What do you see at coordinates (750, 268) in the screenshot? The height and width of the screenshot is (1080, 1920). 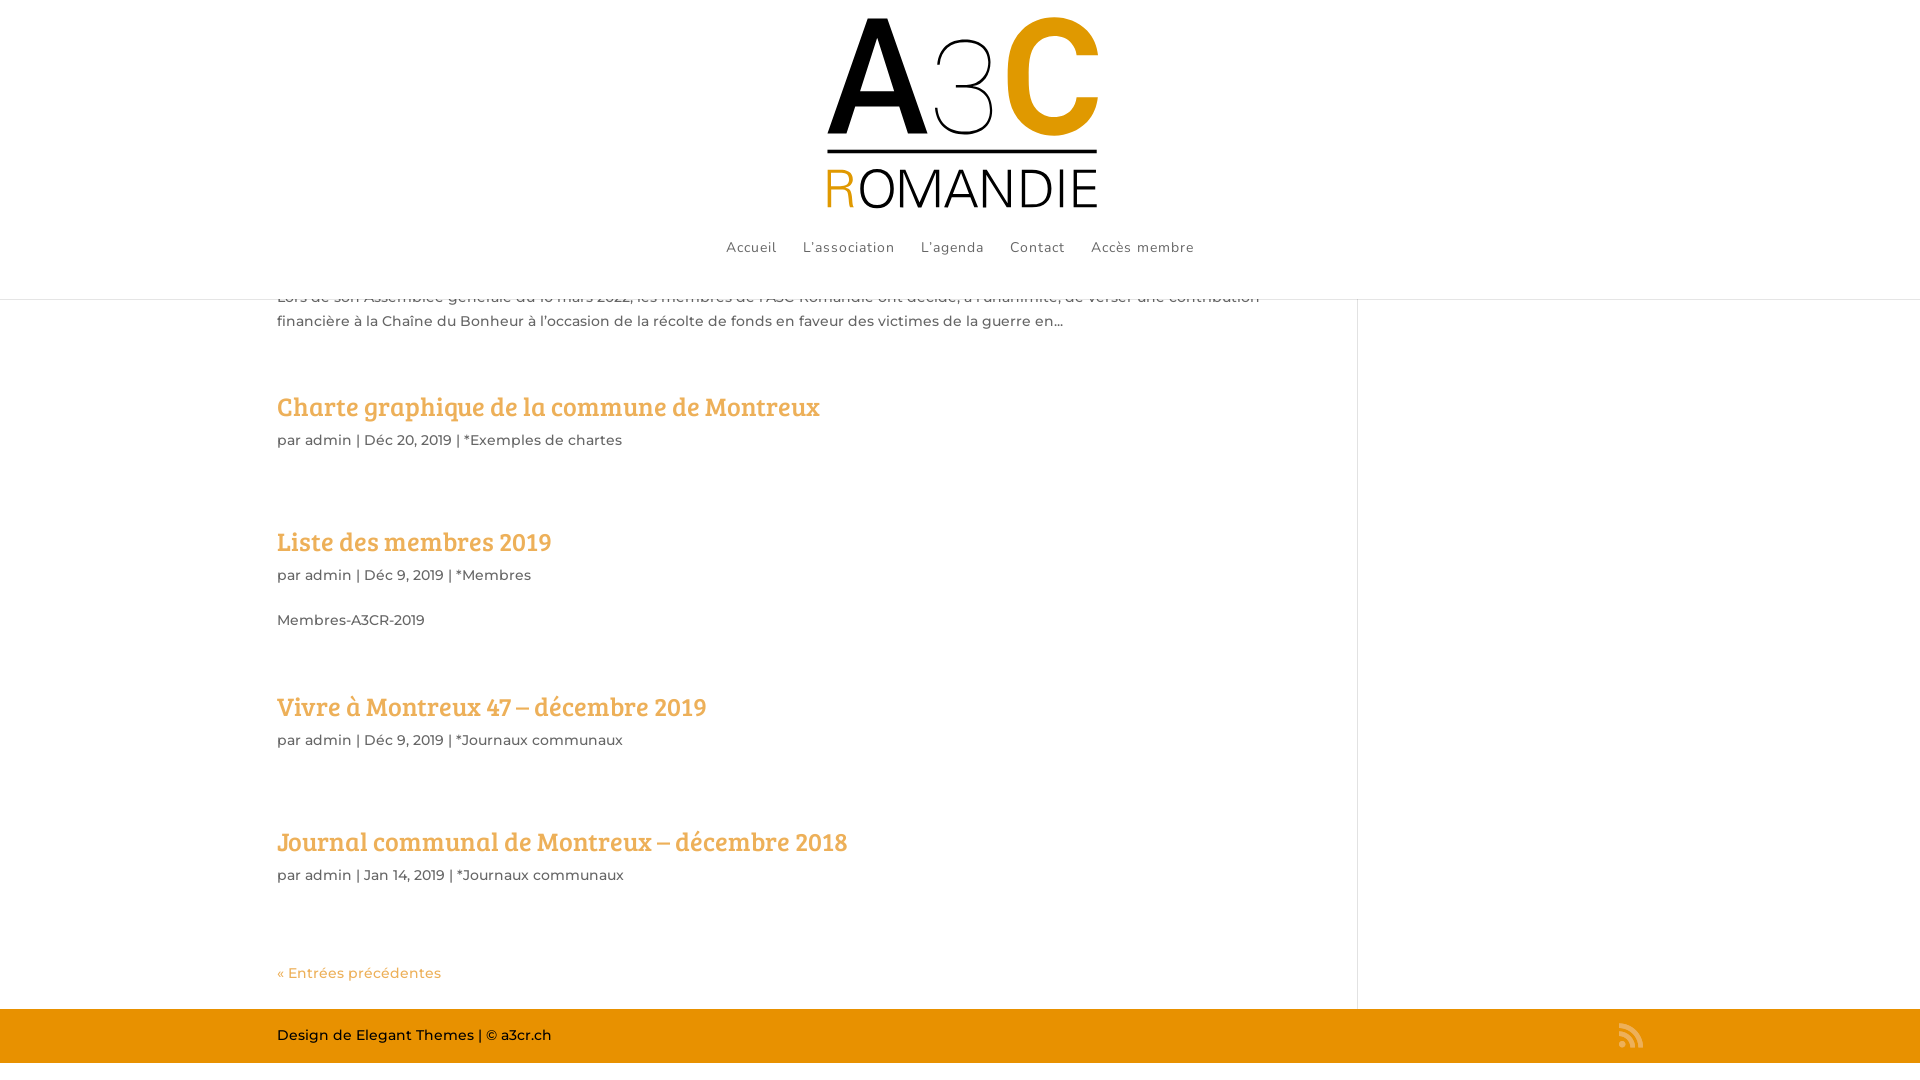 I see `'Accueil'` at bounding box center [750, 268].